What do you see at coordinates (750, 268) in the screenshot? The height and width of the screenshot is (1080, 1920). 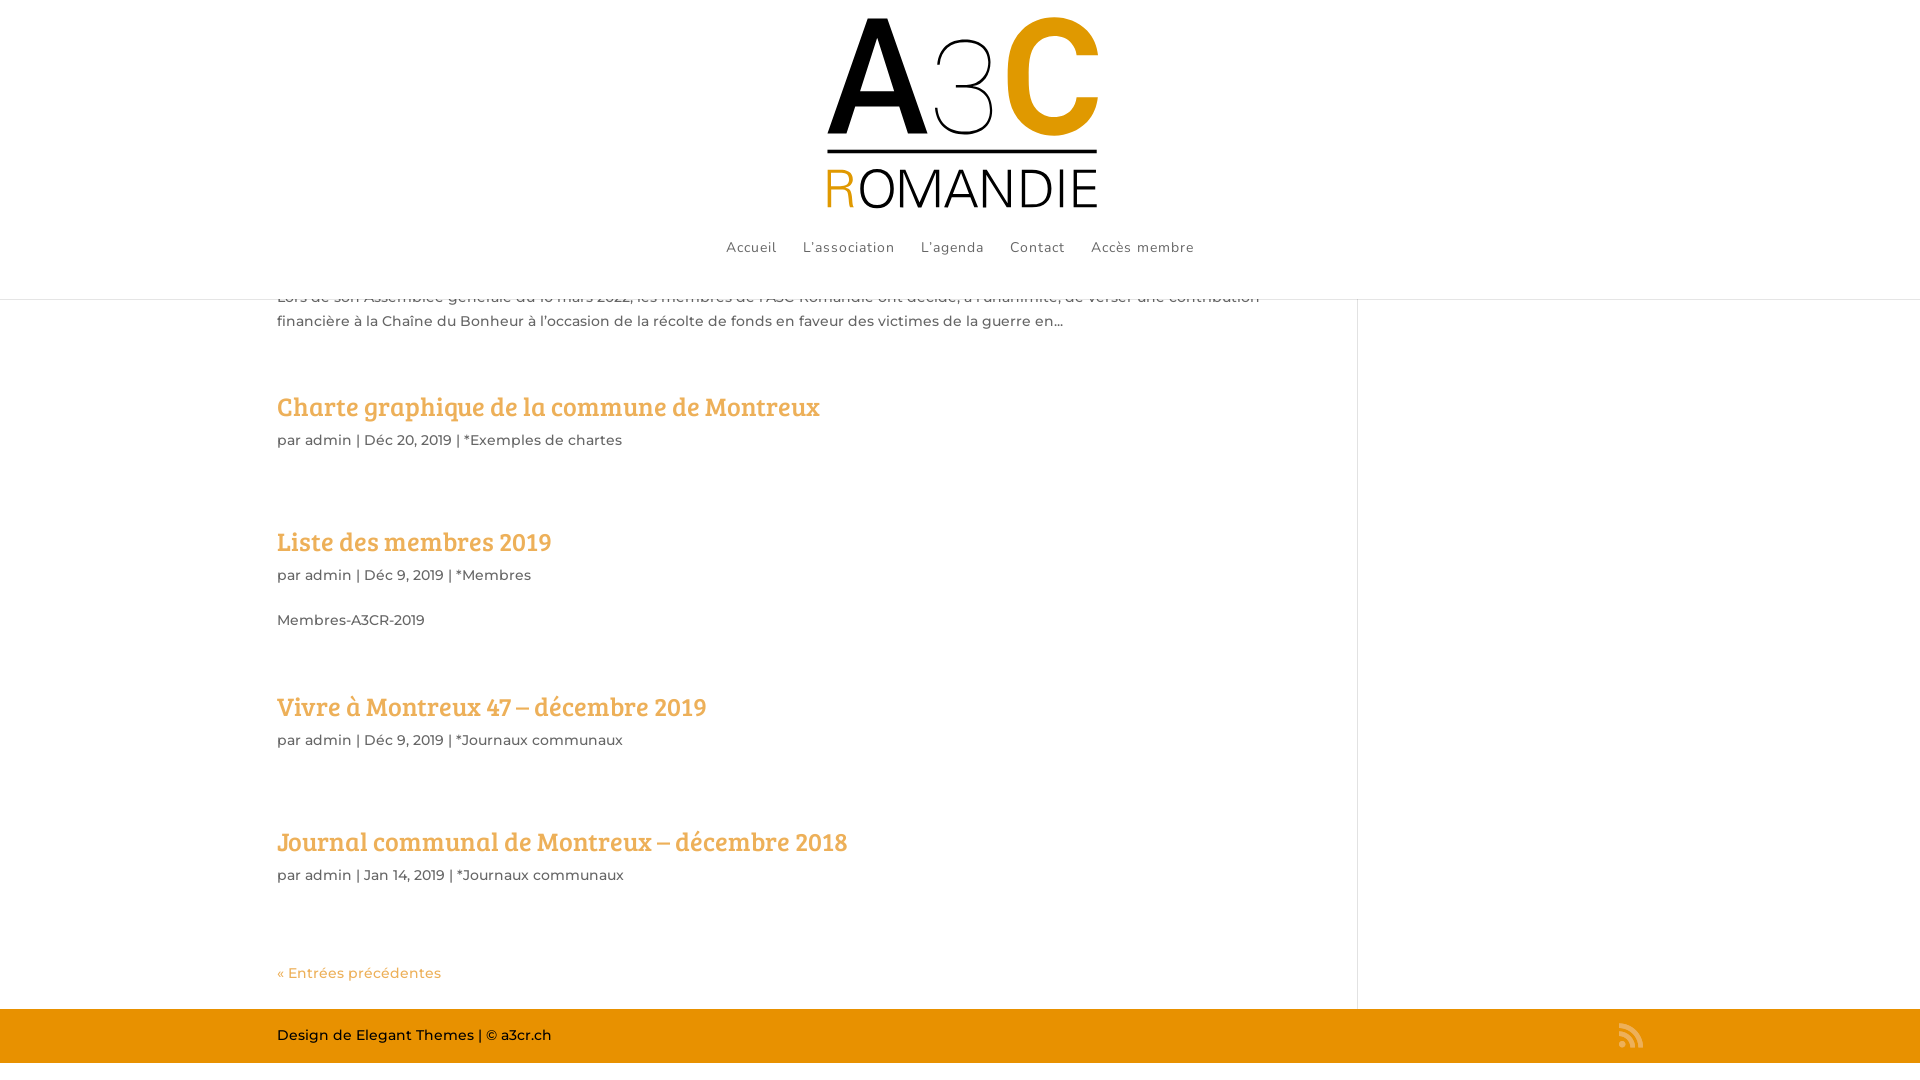 I see `'Accueil'` at bounding box center [750, 268].